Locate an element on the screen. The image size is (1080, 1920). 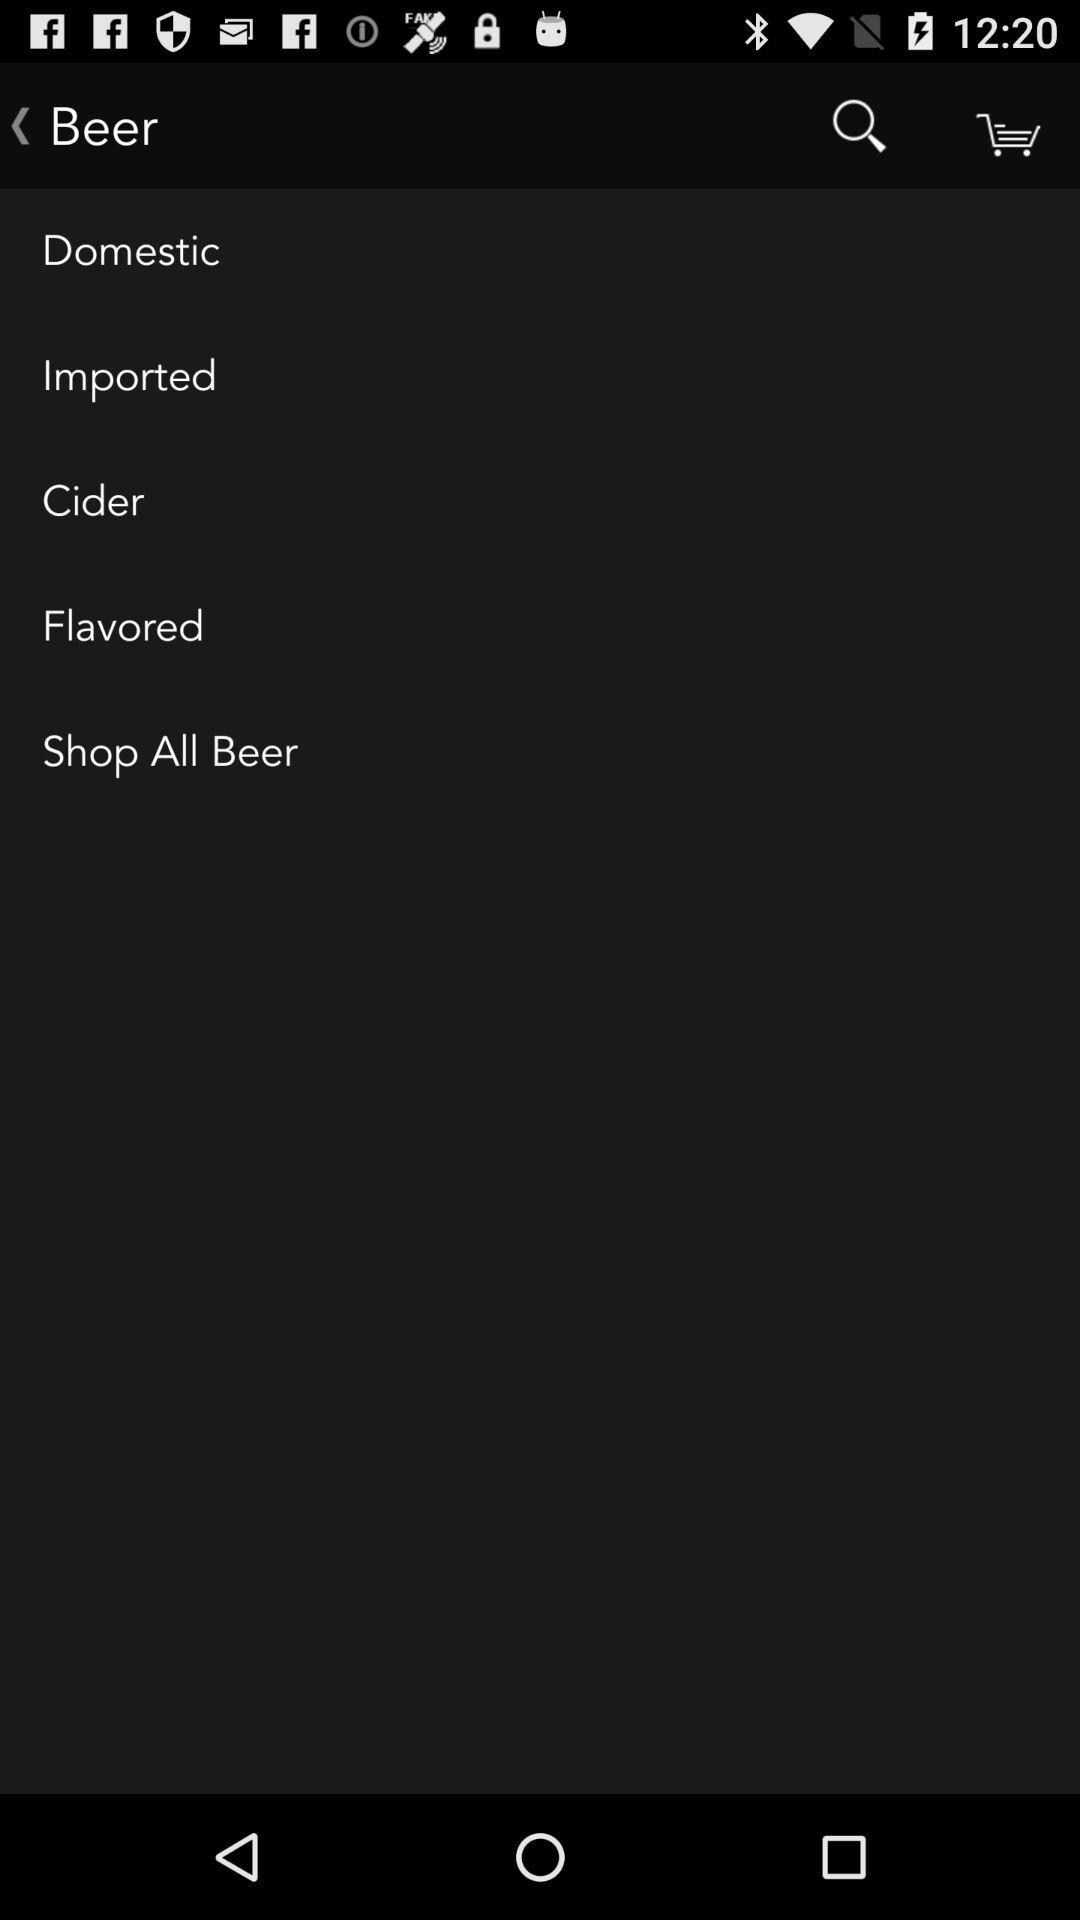
the shop all beer icon is located at coordinates (540, 752).